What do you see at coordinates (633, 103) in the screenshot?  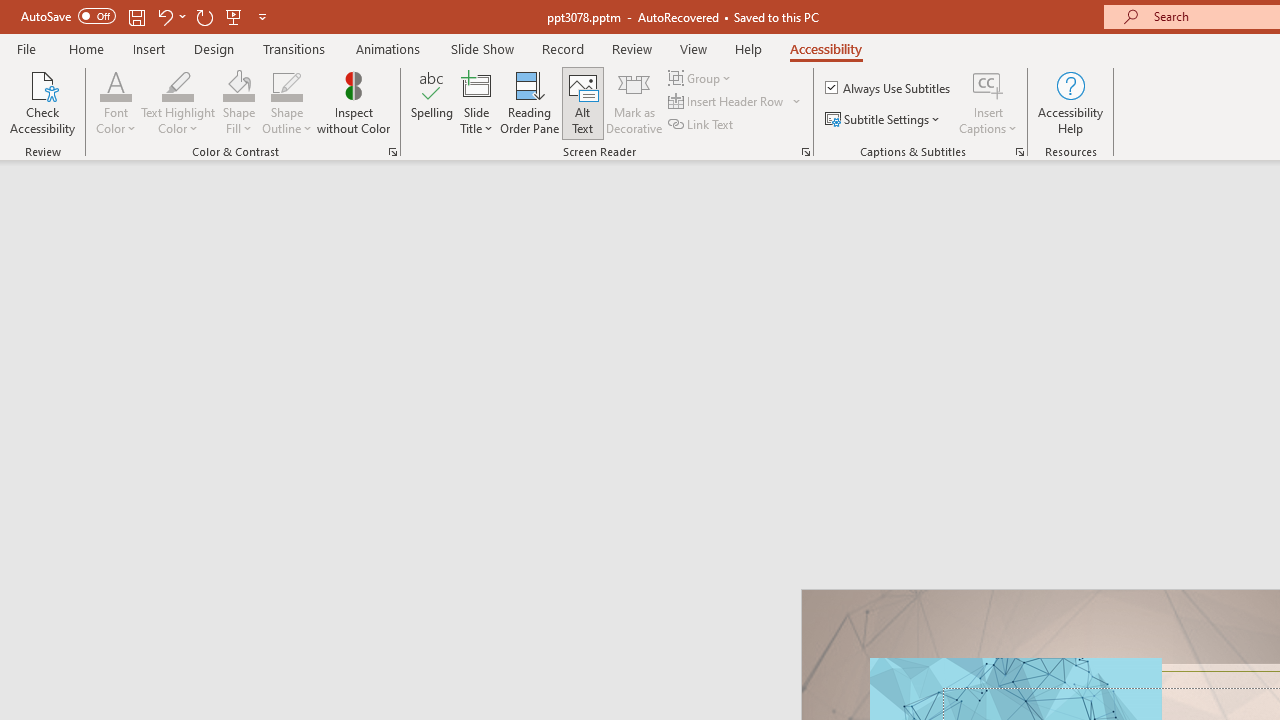 I see `'Mark as Decorative'` at bounding box center [633, 103].